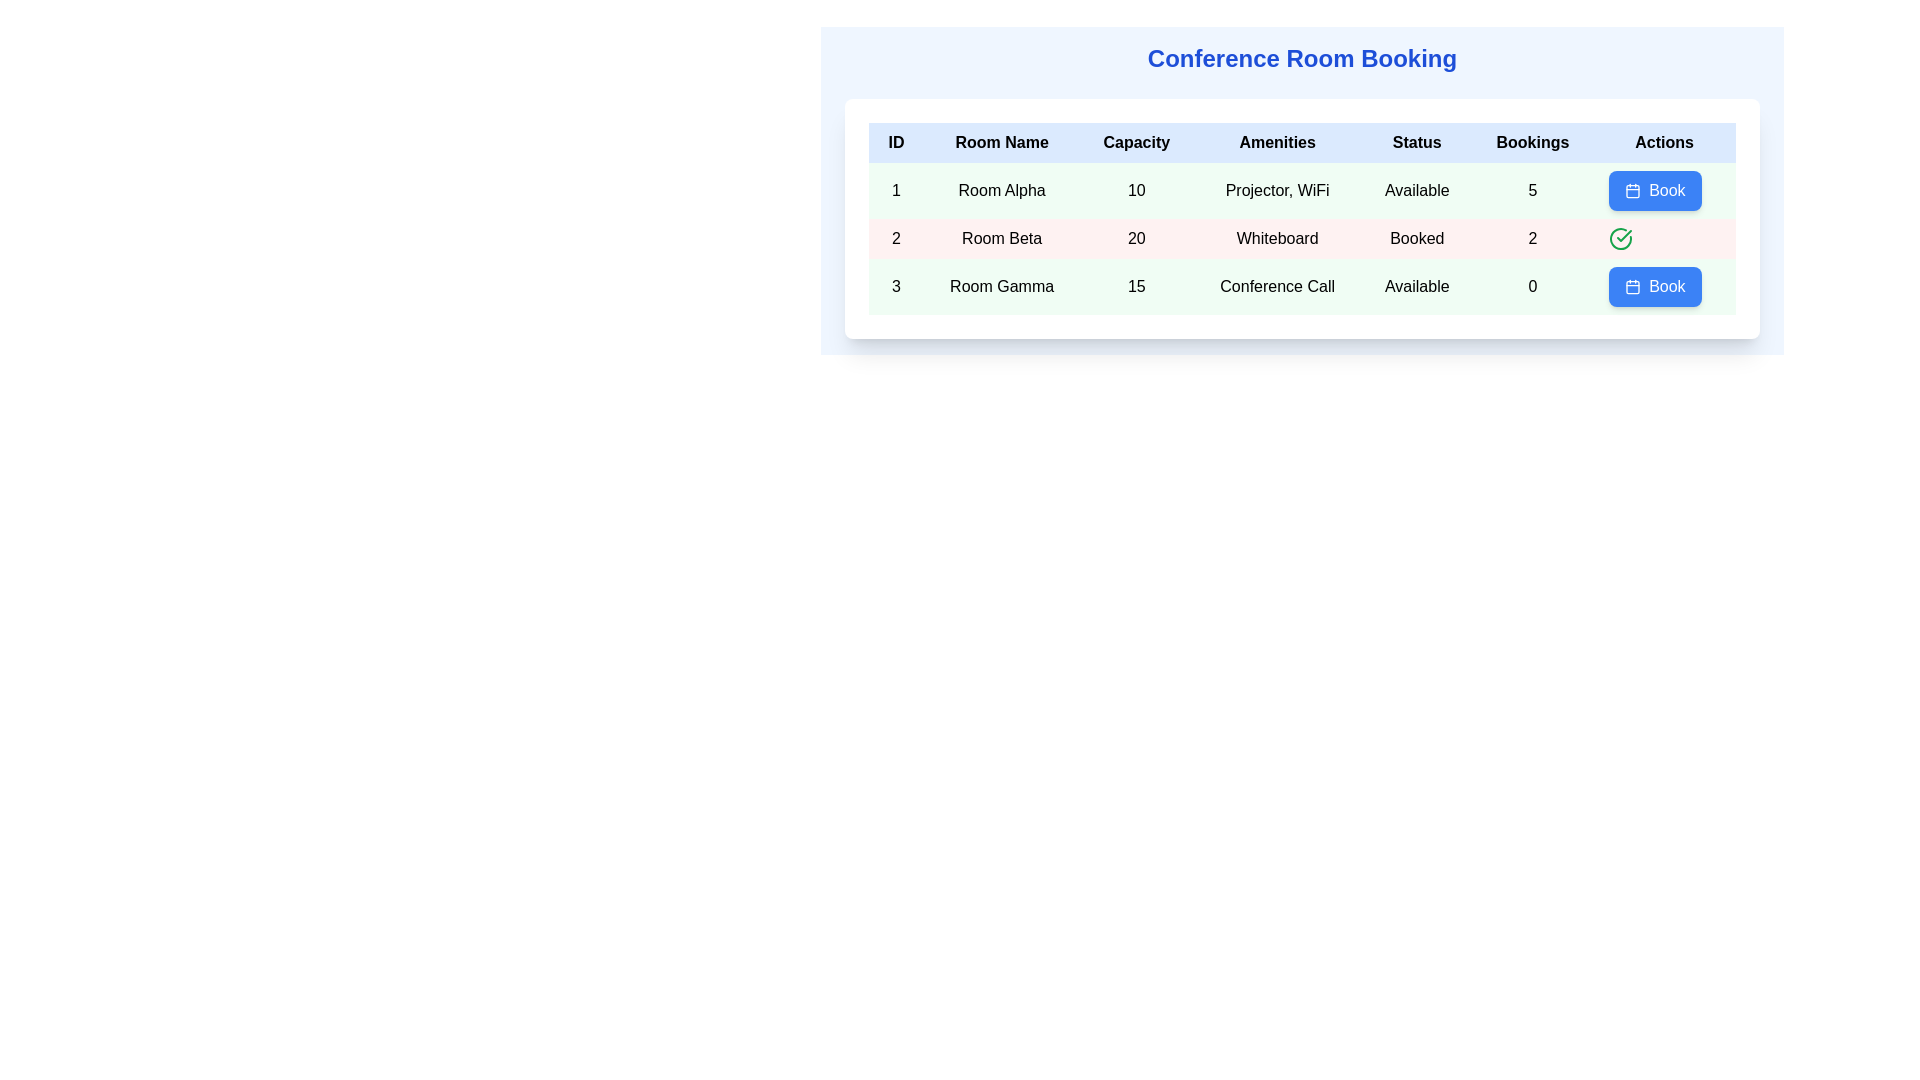  What do you see at coordinates (1531, 191) in the screenshot?
I see `the Text display indicating the booking count for the corresponding room in the sixth column of the first data row in the table` at bounding box center [1531, 191].